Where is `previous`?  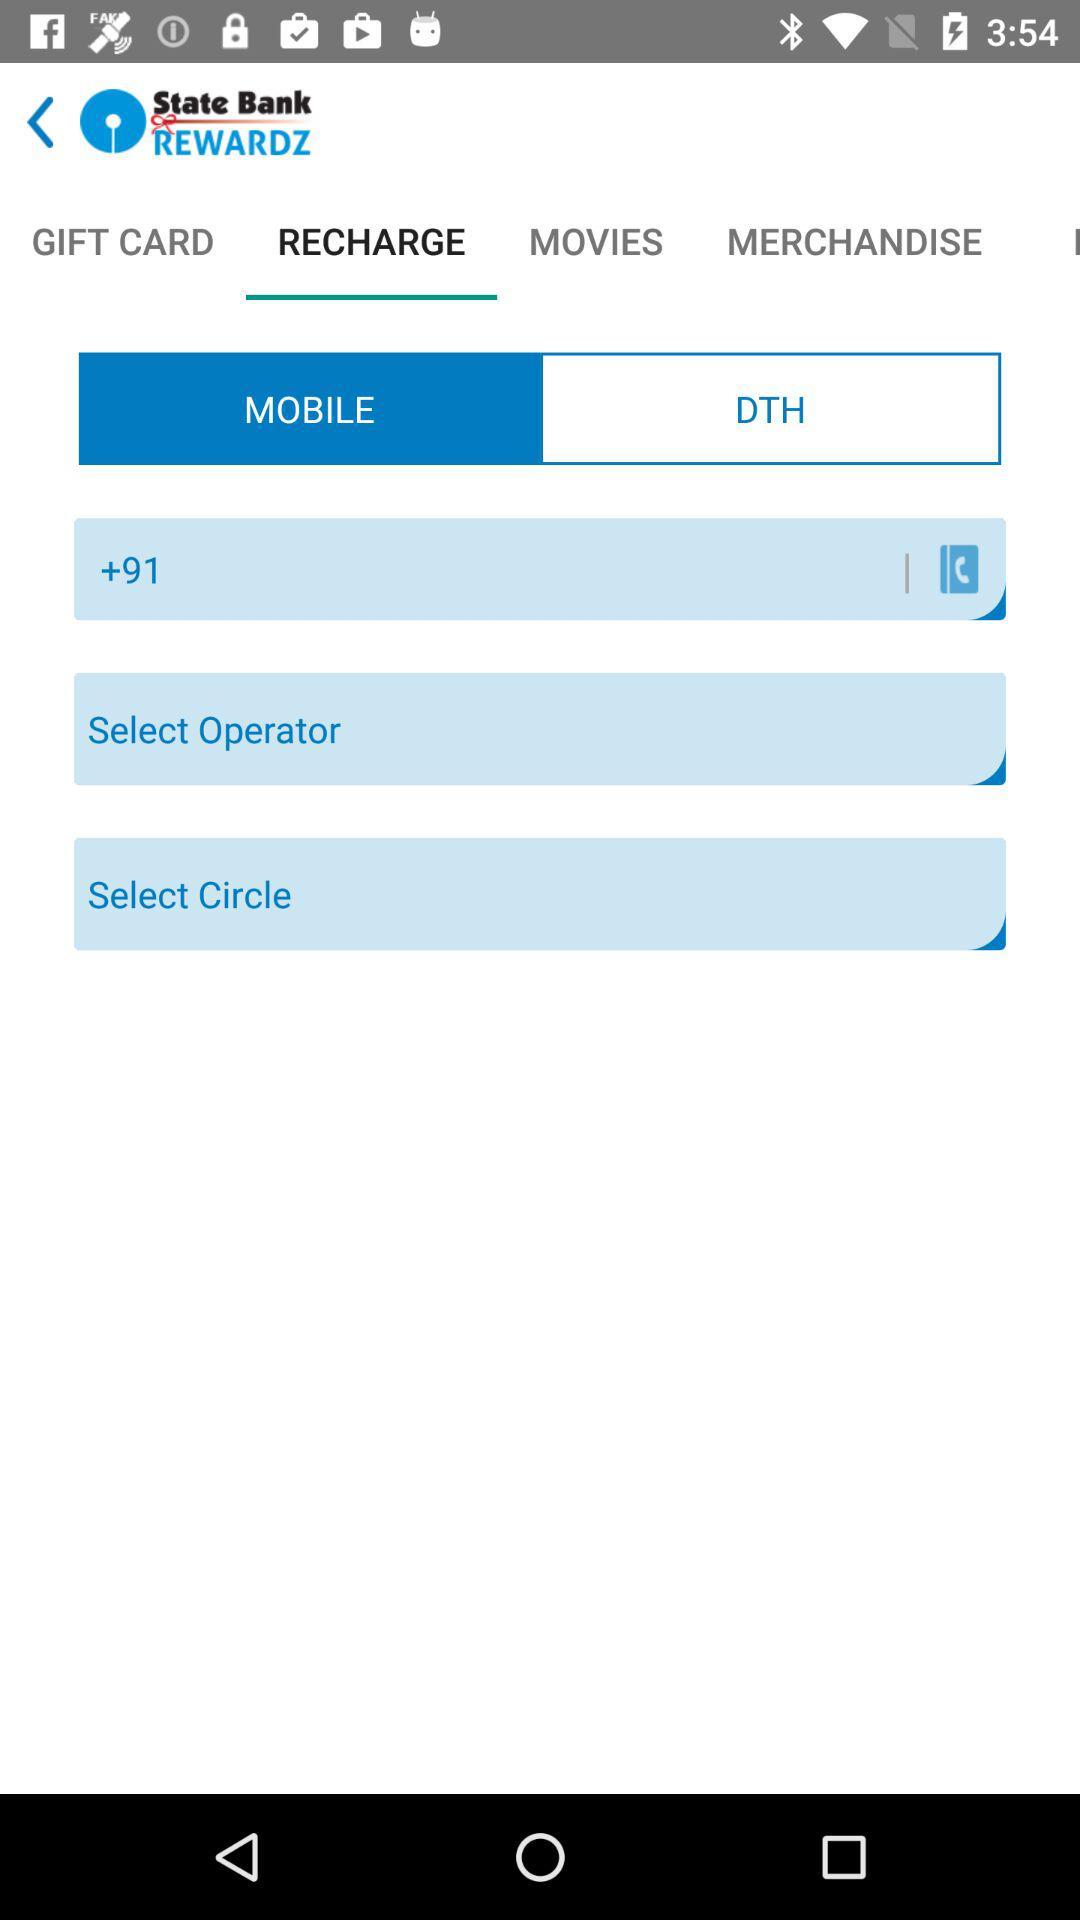
previous is located at coordinates (40, 121).